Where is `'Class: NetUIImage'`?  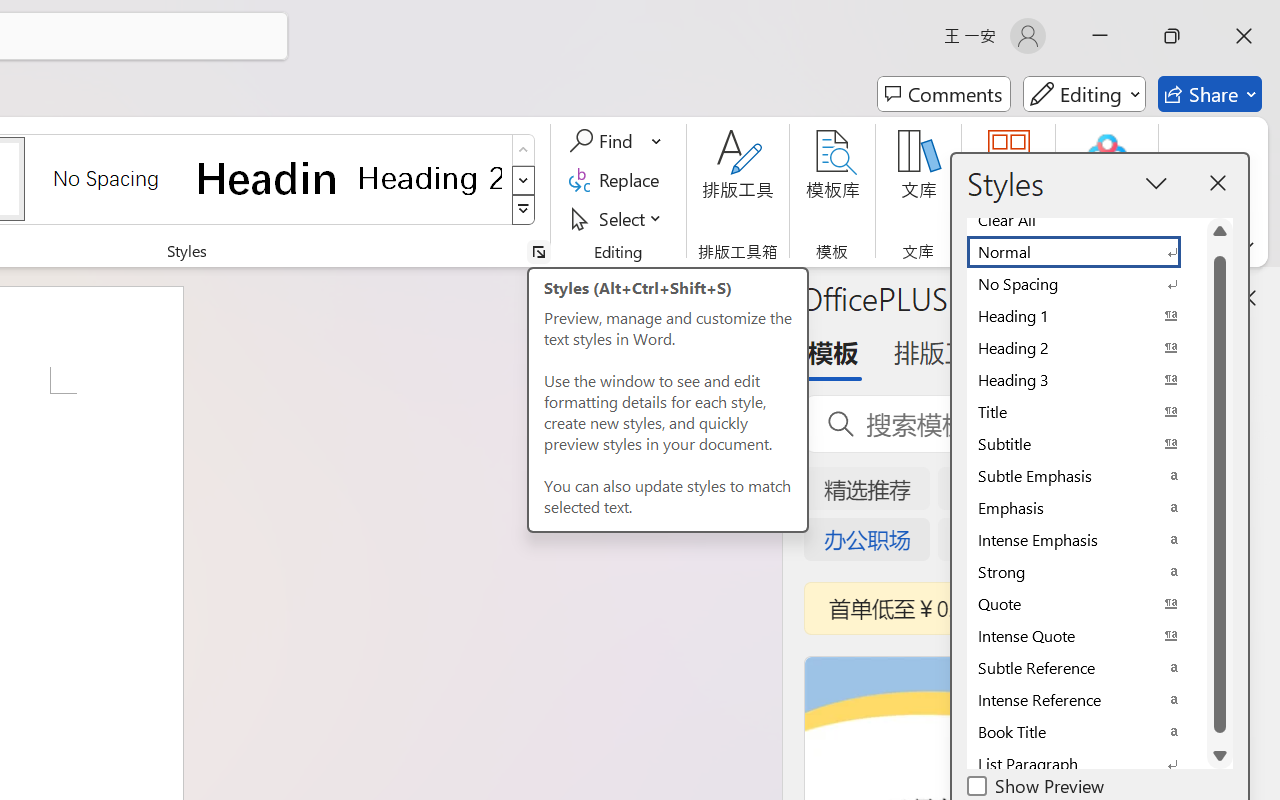 'Class: NetUIImage' is located at coordinates (524, 210).